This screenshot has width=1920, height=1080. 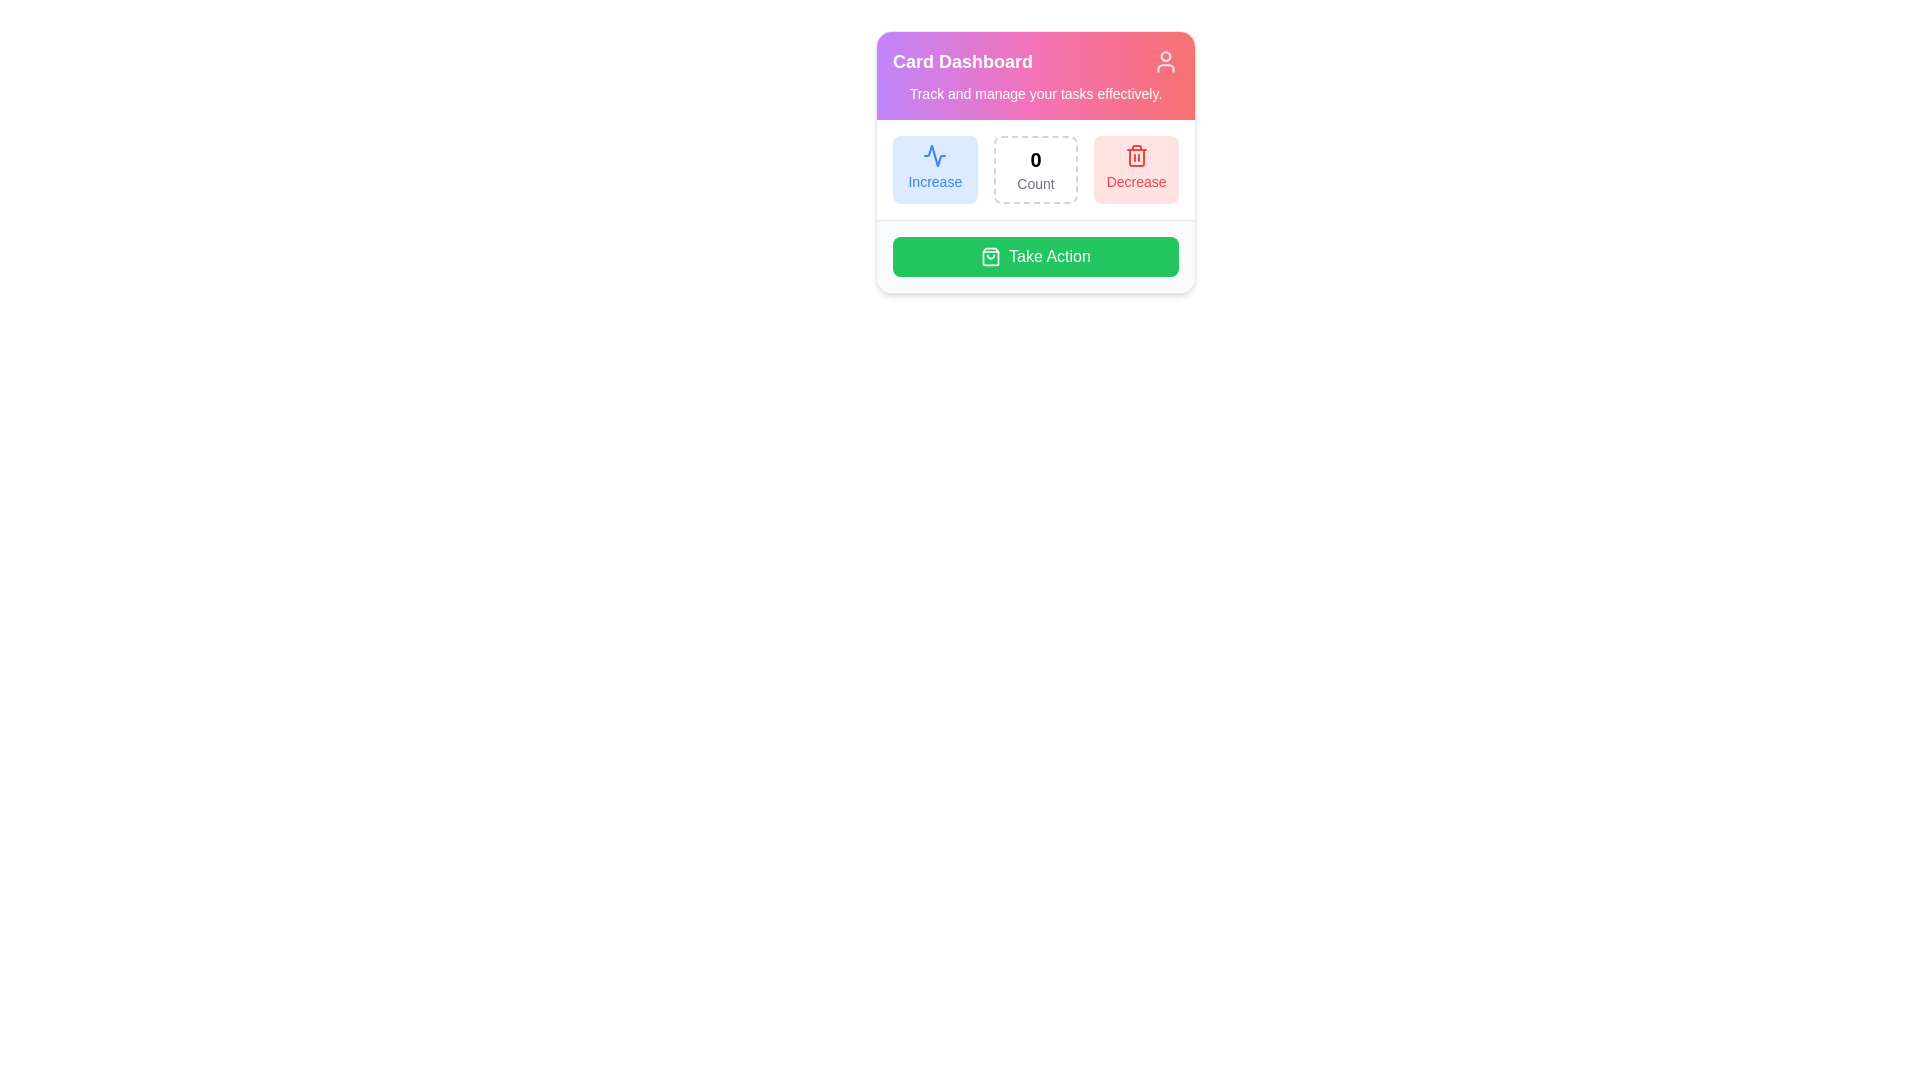 I want to click on the red rectangular button with rounded corners that displays a trash icon and the word 'Decrease' in bold text, located in the top-right corner of the grid layout, so click(x=1136, y=168).